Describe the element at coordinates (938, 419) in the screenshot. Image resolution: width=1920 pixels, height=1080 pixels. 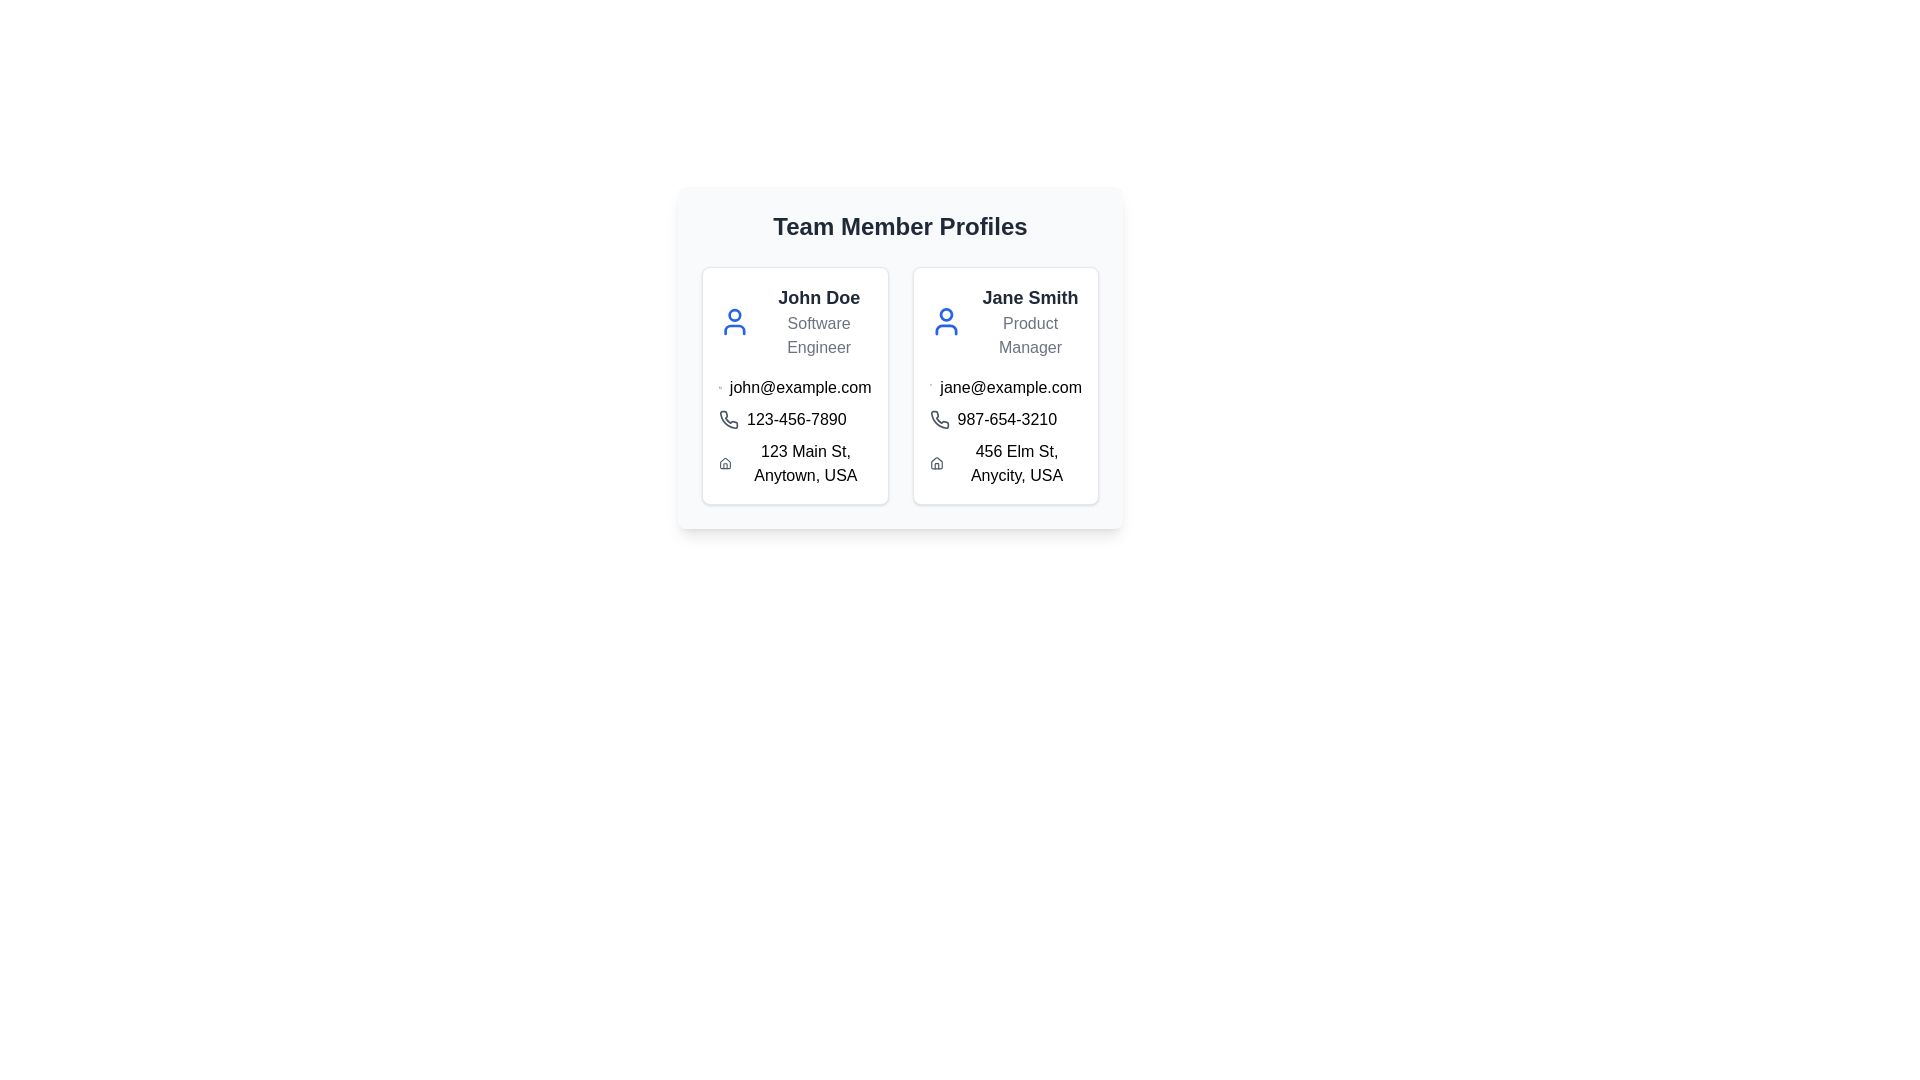
I see `the phone handset icon located to the left of the phone number '987-654-3210' in the second profile panel` at that location.